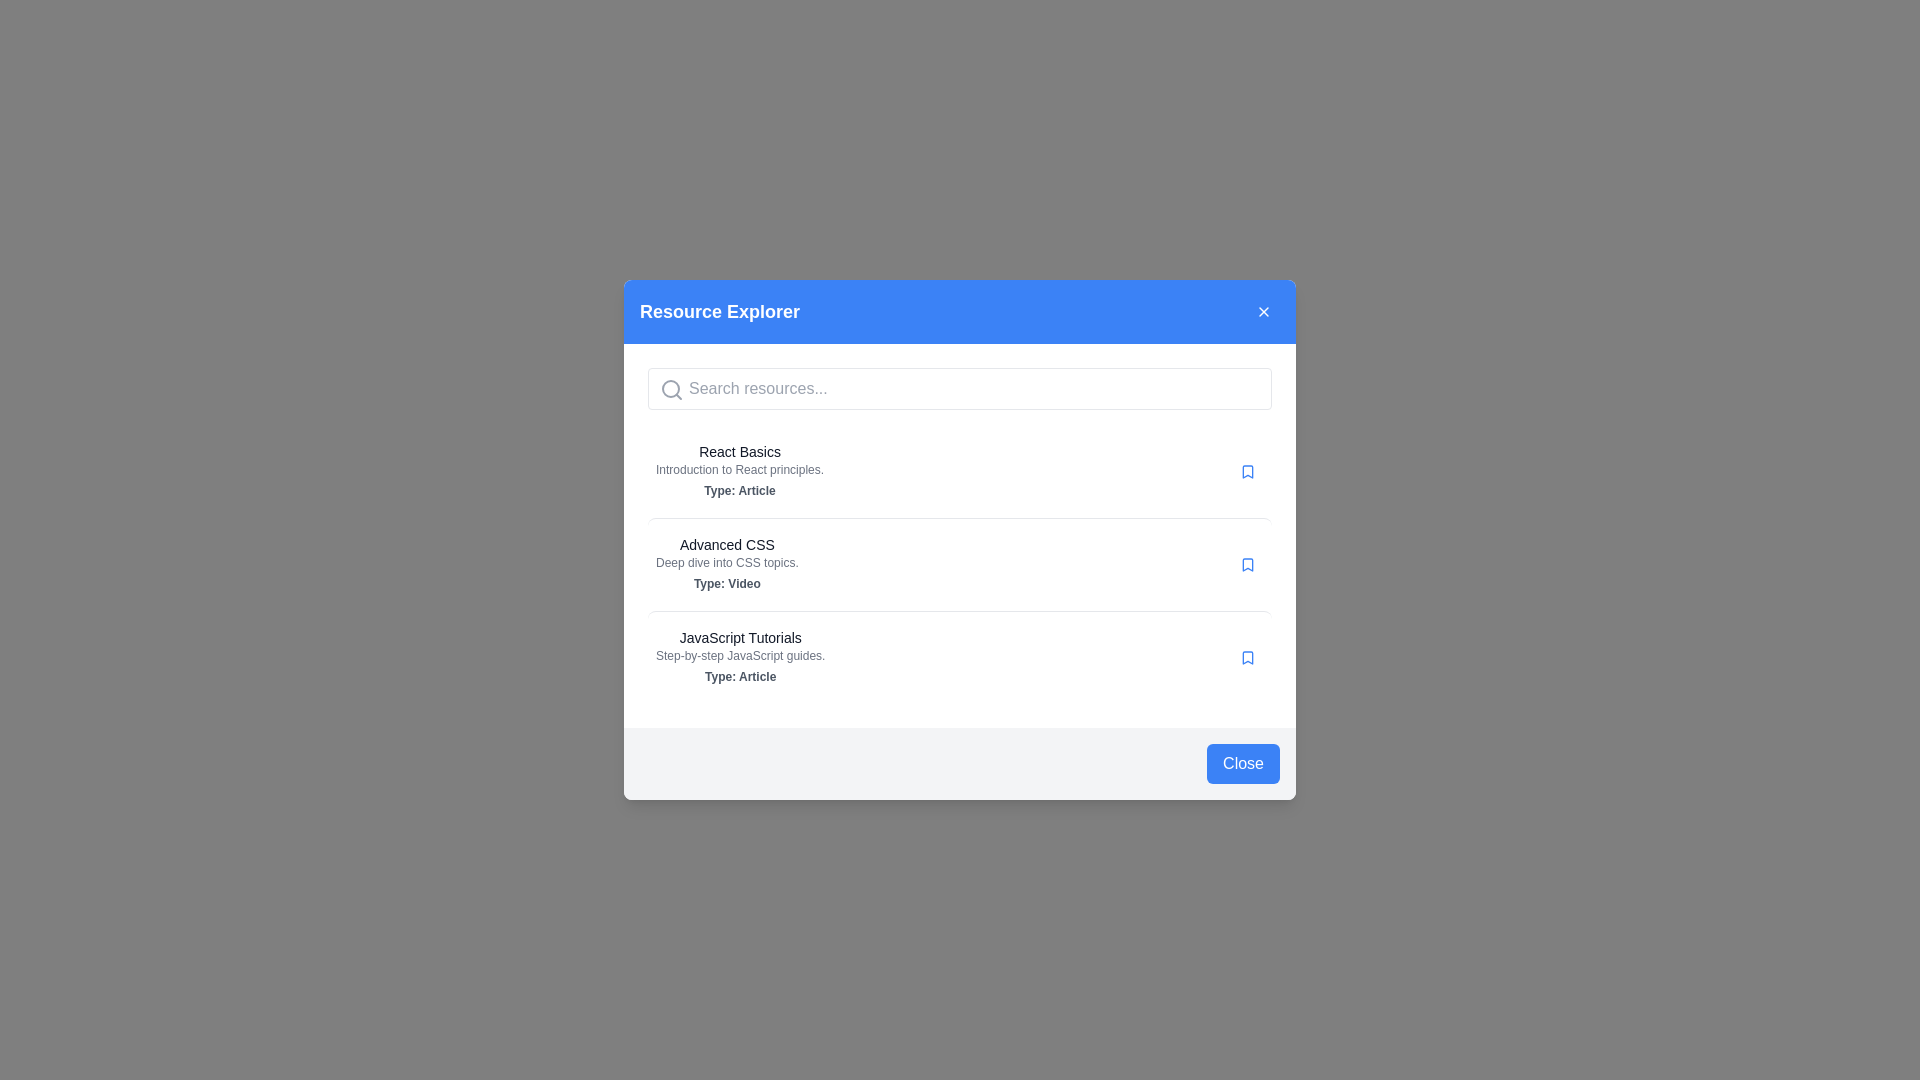 The width and height of the screenshot is (1920, 1080). Describe the element at coordinates (739, 637) in the screenshot. I see `the text label 'JavaScript Tutorials' which serves as the title of a listed item in the 'Resource Explorer' modal` at that location.